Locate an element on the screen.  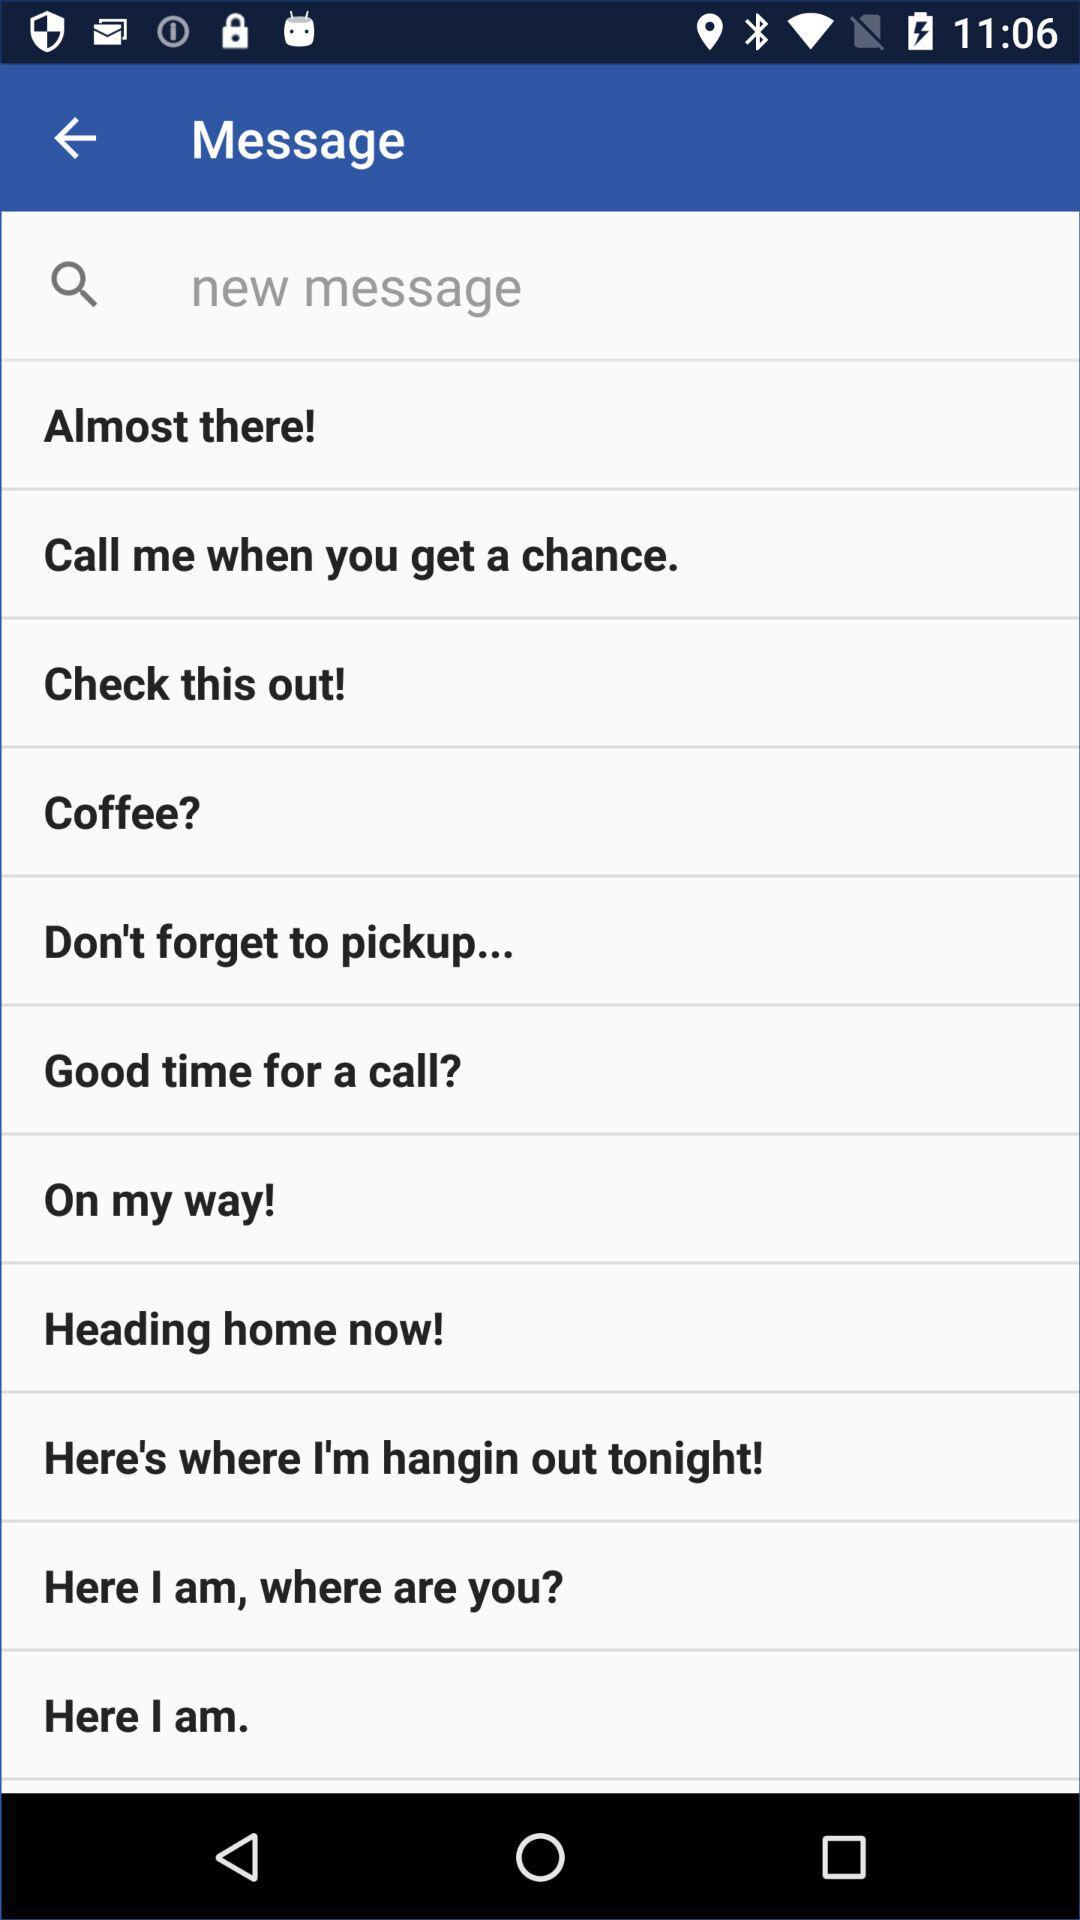
the icon above the heading home now! item is located at coordinates (540, 1198).